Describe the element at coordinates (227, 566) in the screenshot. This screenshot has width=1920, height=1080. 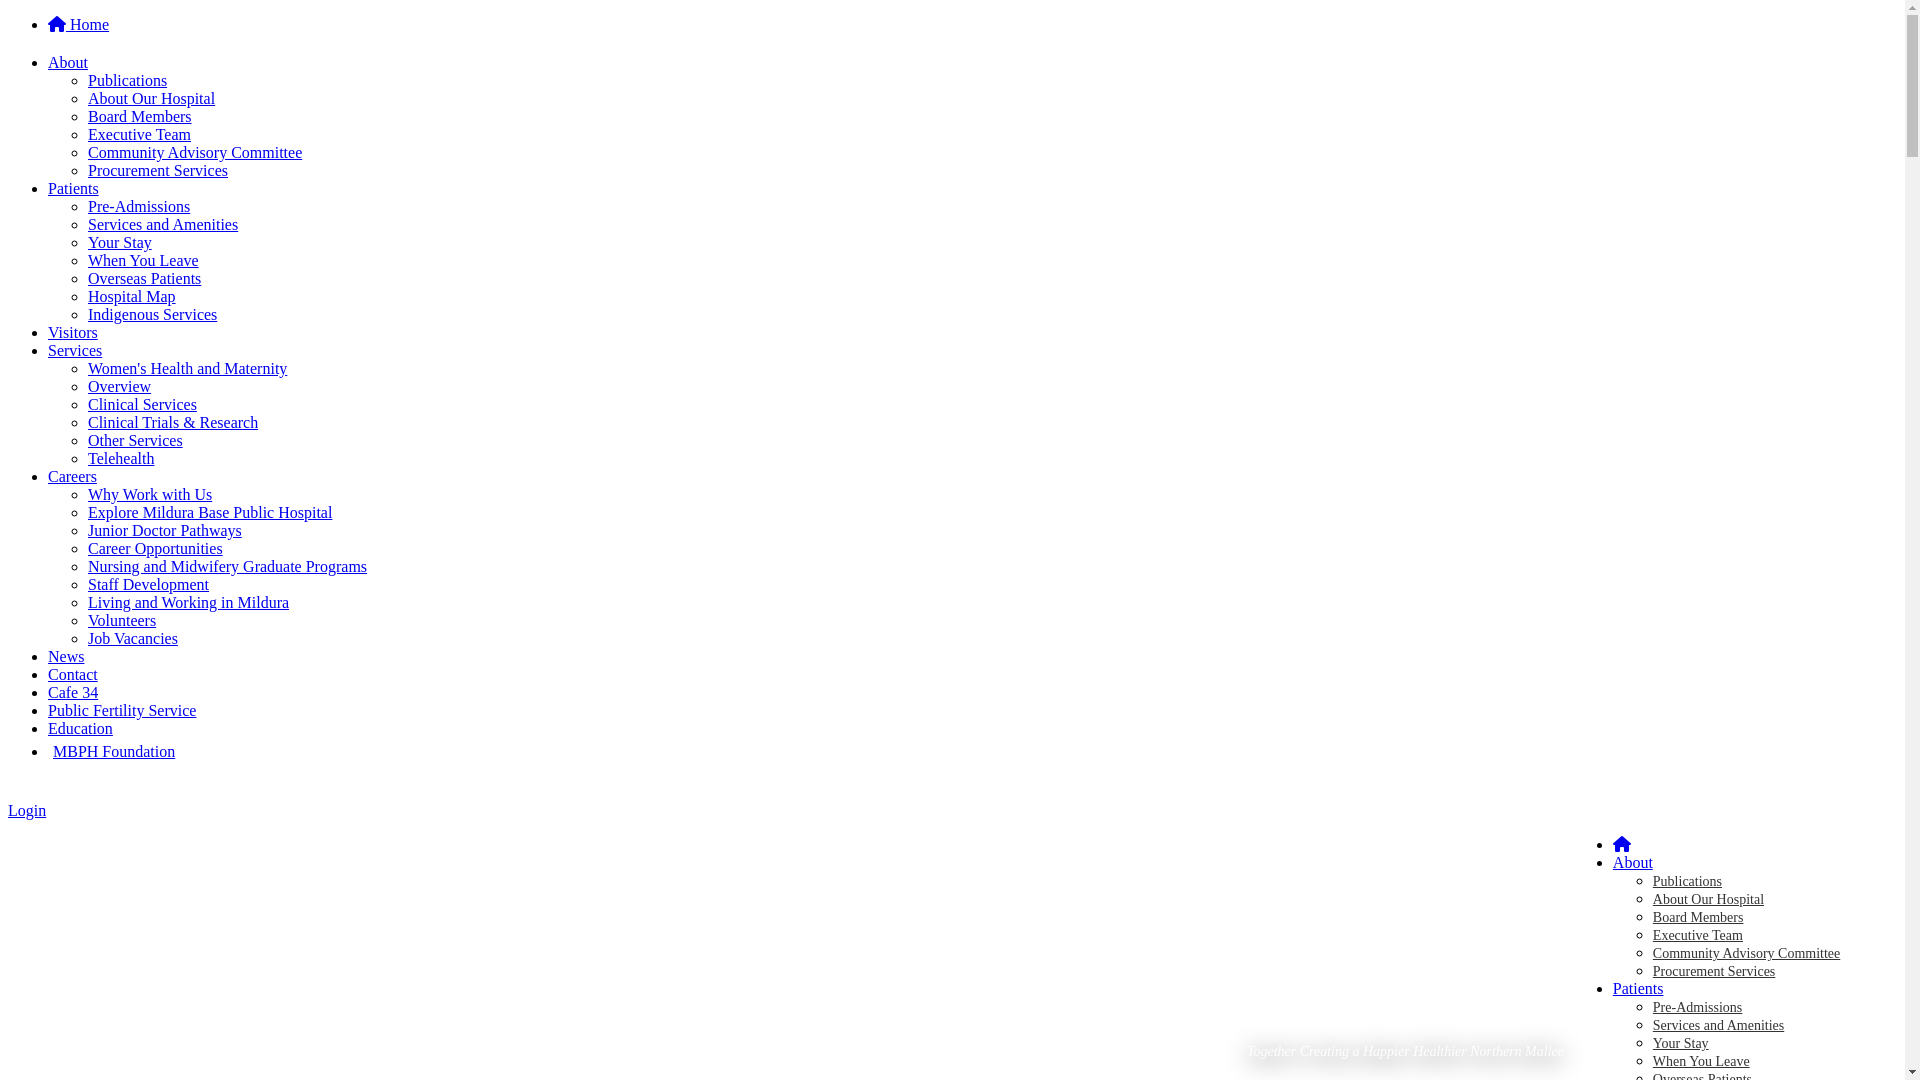
I see `'Nursing and Midwifery Graduate Programs'` at that location.